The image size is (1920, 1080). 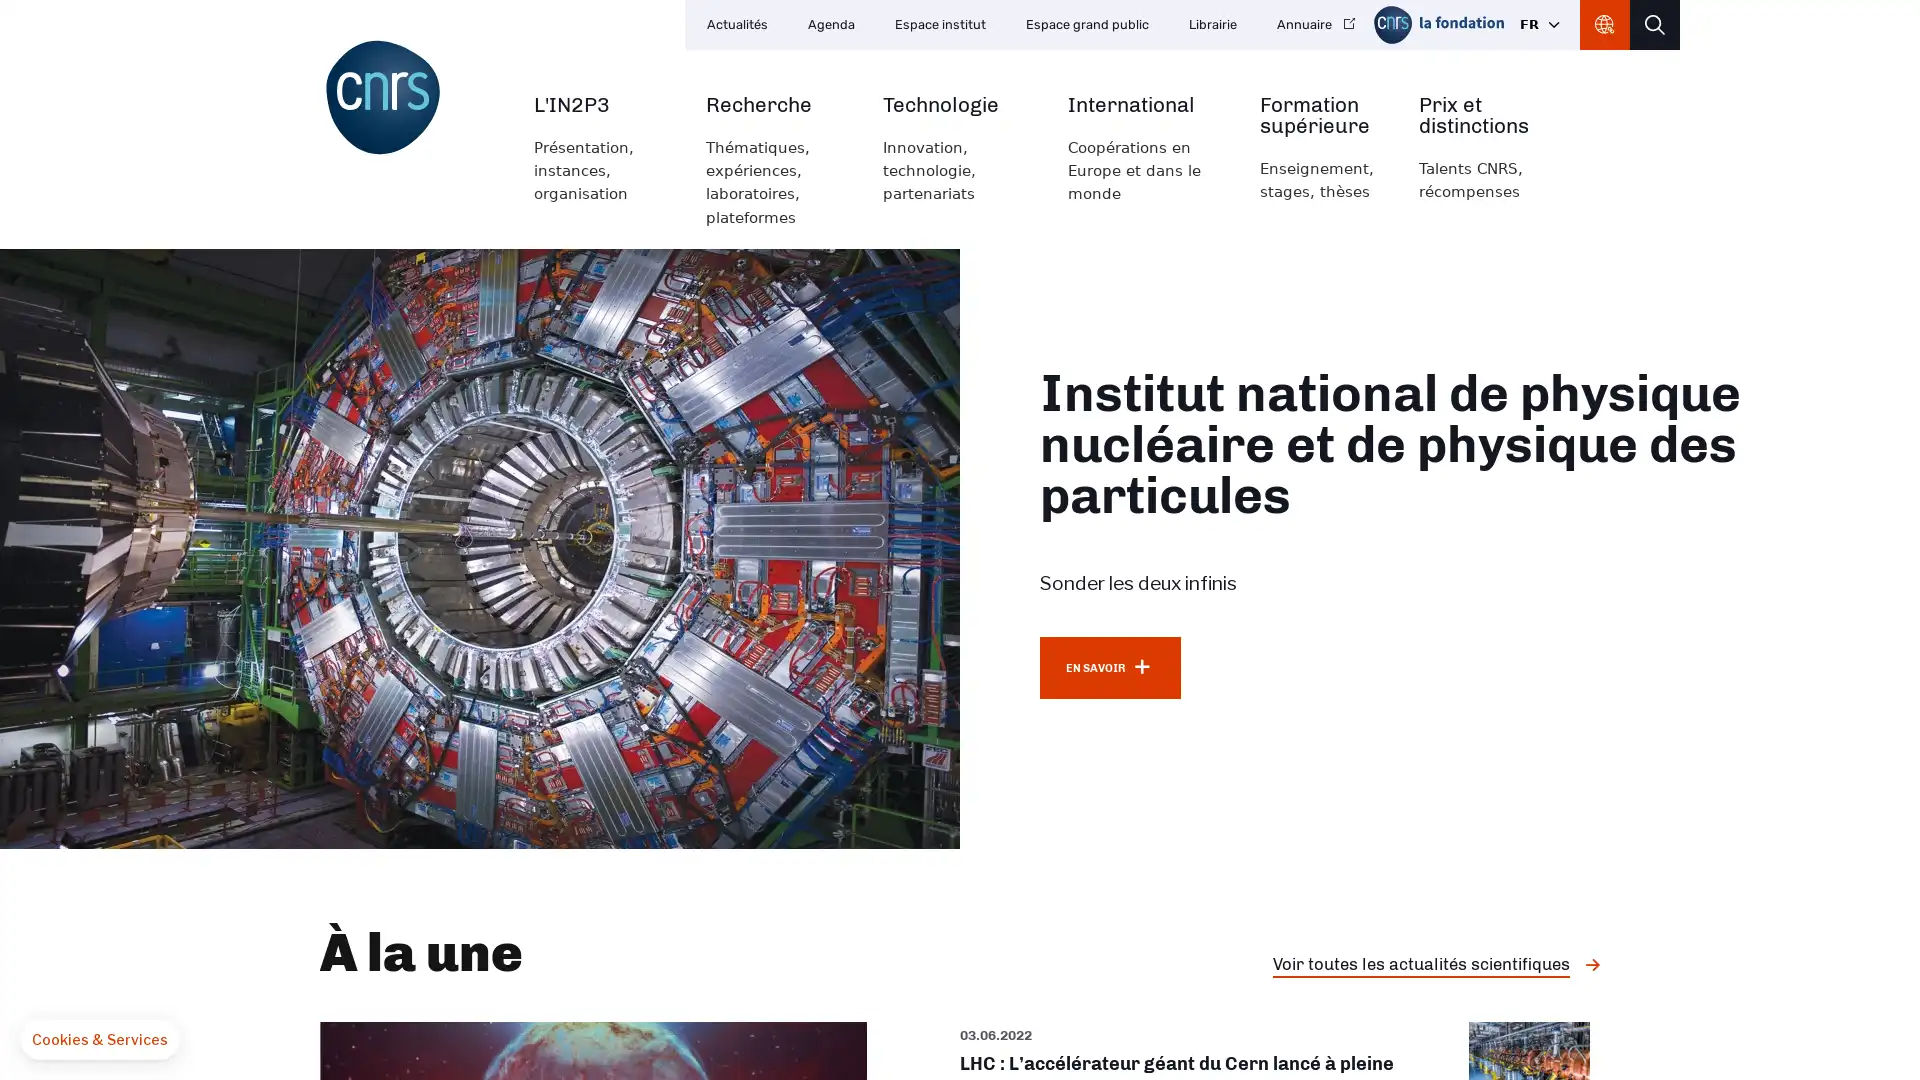 What do you see at coordinates (230, 978) in the screenshot?
I see `Je choisis` at bounding box center [230, 978].